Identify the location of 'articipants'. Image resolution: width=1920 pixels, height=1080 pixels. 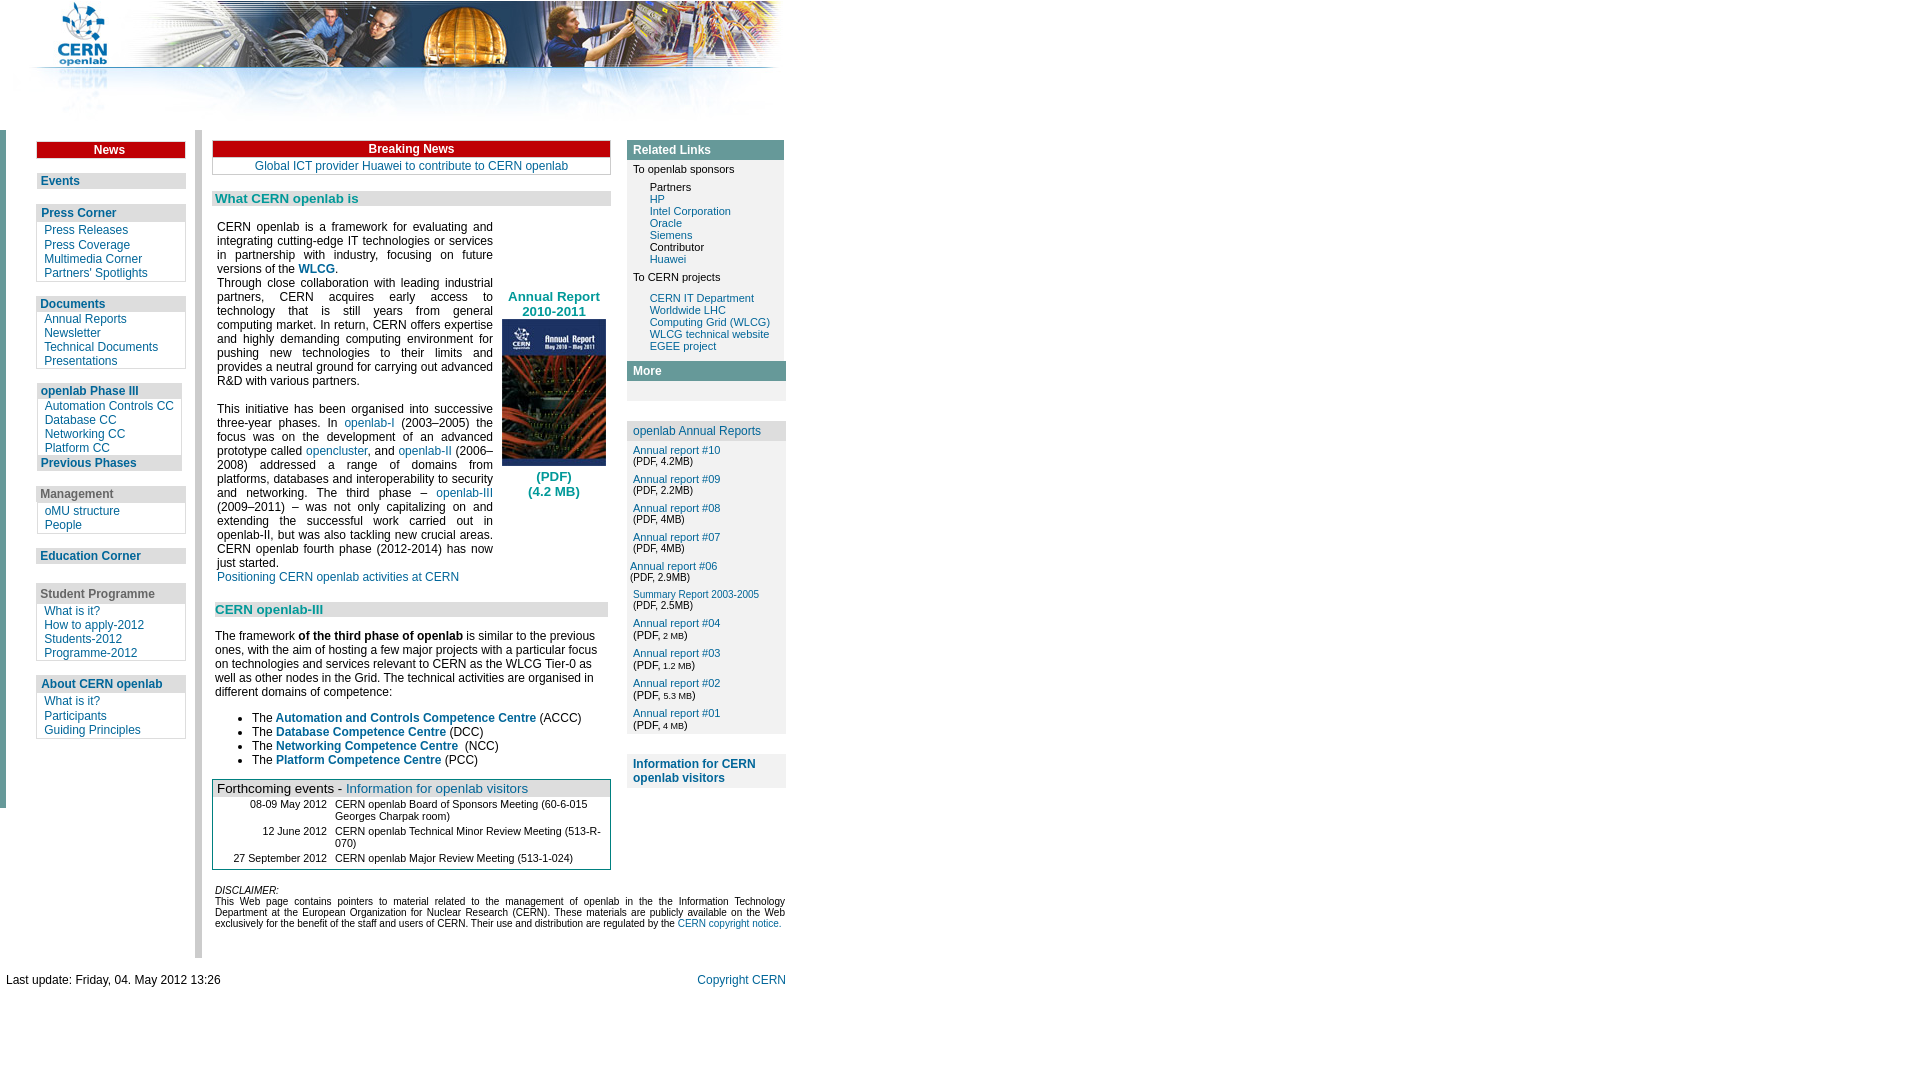
(79, 715).